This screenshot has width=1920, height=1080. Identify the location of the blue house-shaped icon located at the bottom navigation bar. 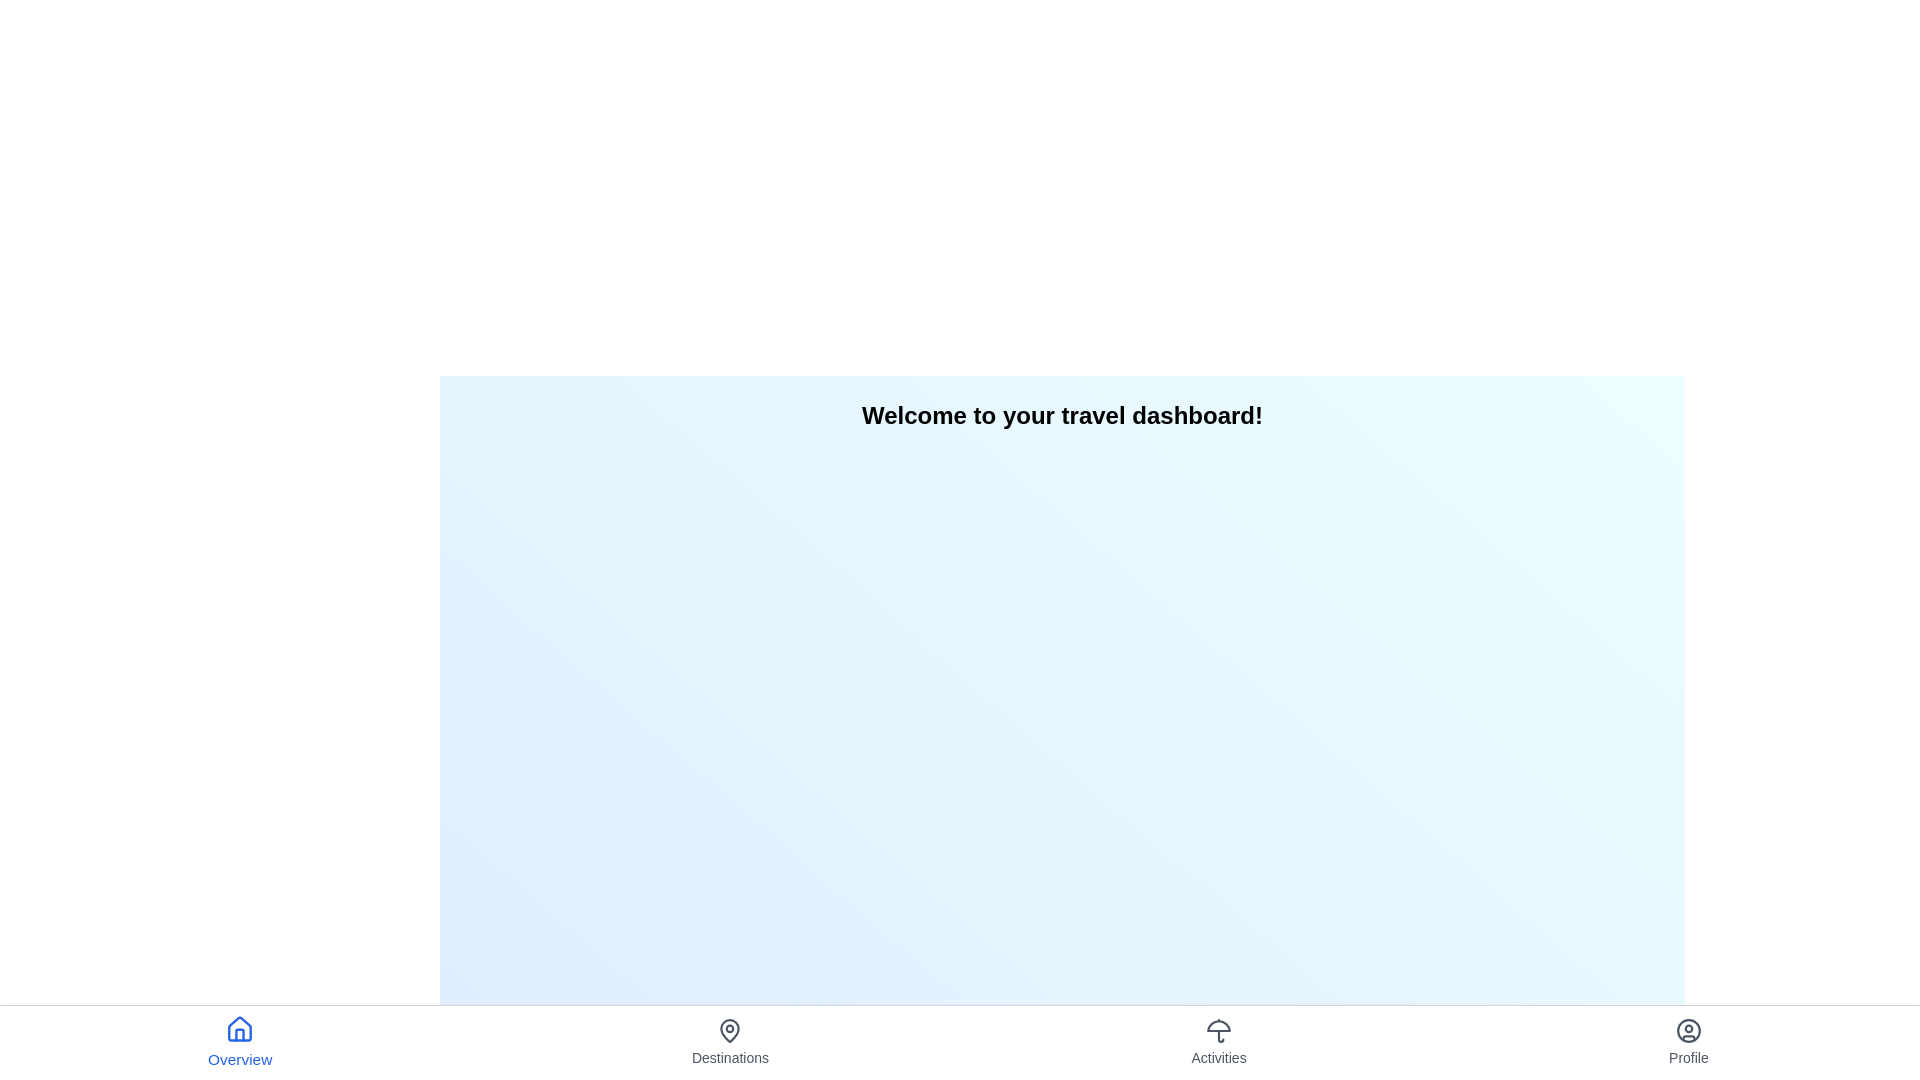
(240, 1029).